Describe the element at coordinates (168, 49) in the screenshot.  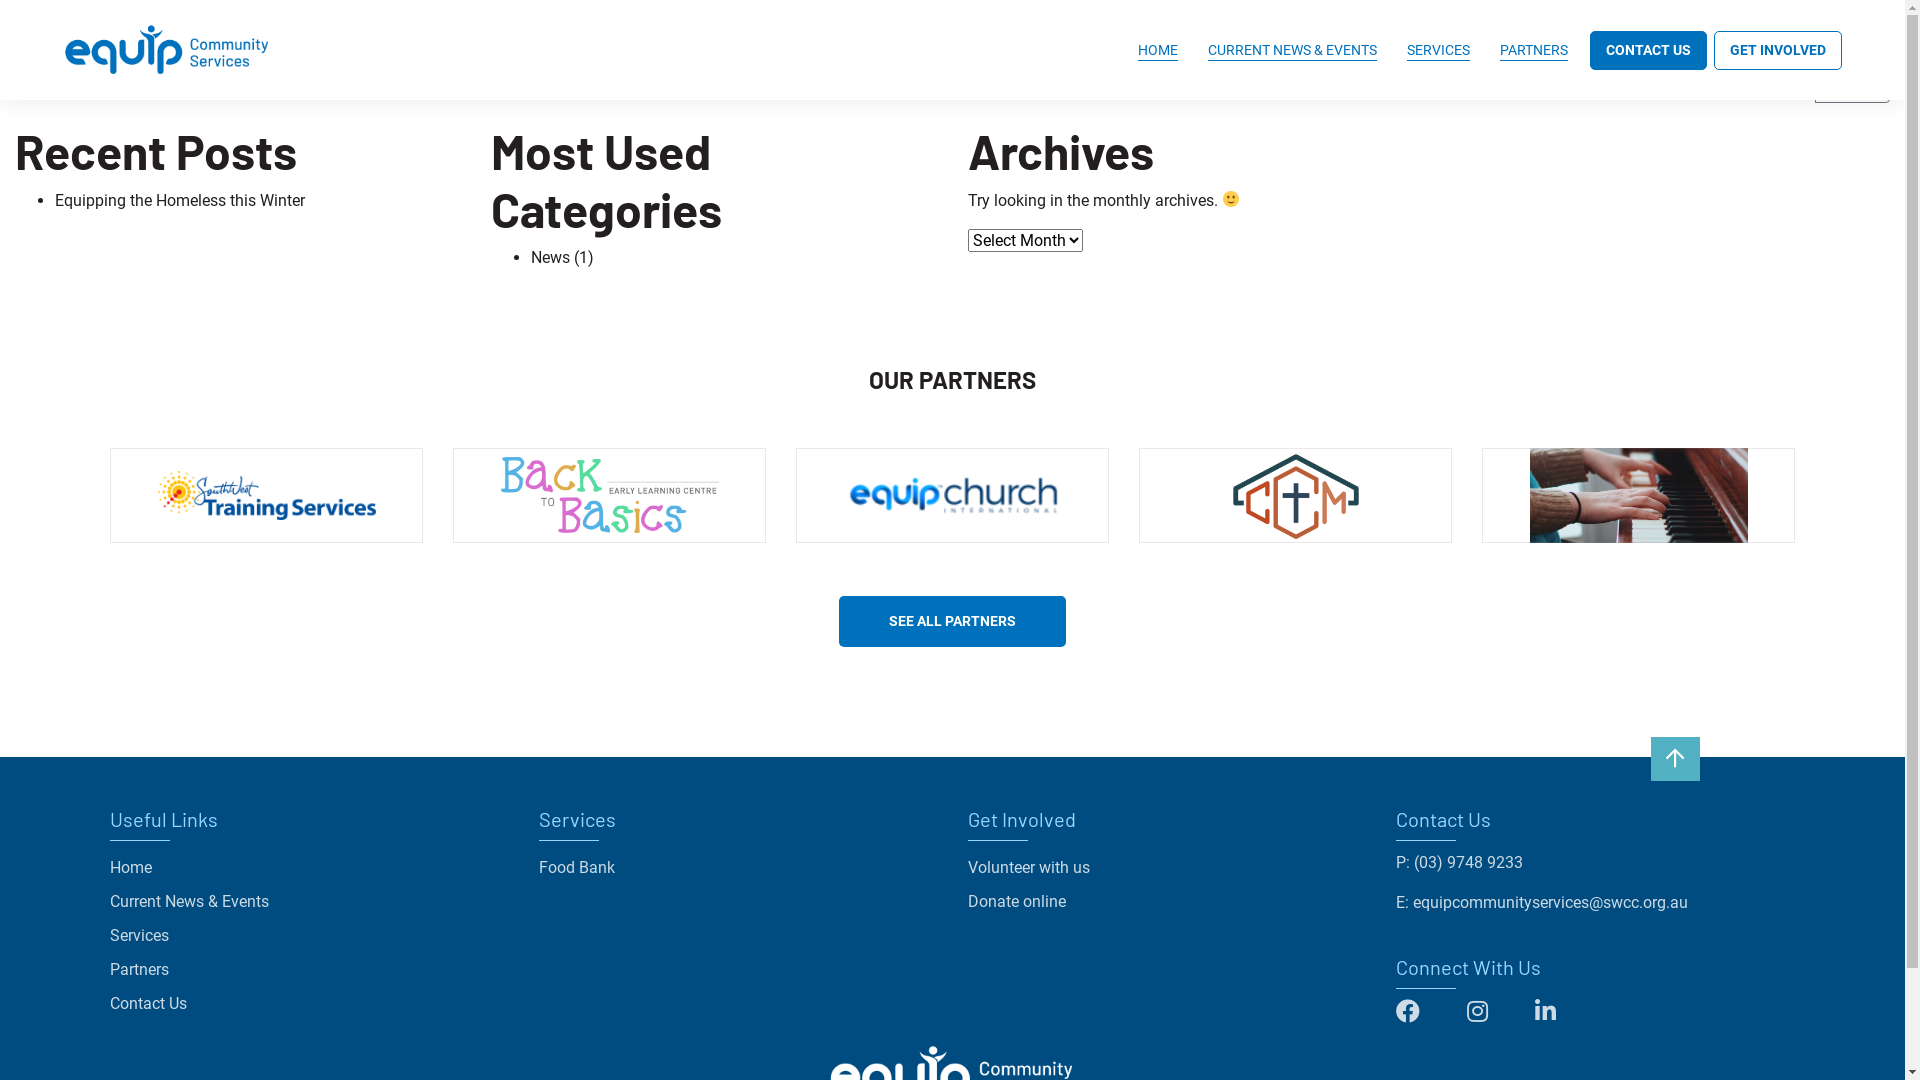
I see `'Equip Community Services'` at that location.